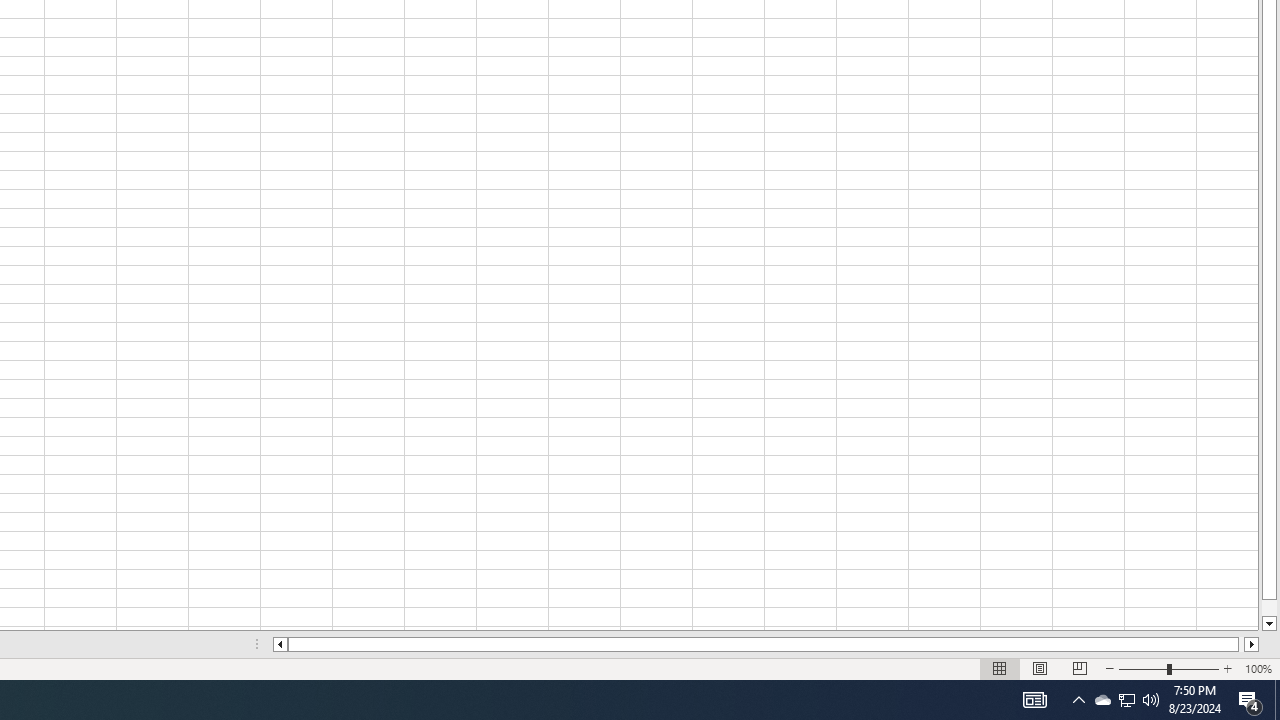 The height and width of the screenshot is (720, 1280). Describe the element at coordinates (1168, 669) in the screenshot. I see `'Zoom'` at that location.